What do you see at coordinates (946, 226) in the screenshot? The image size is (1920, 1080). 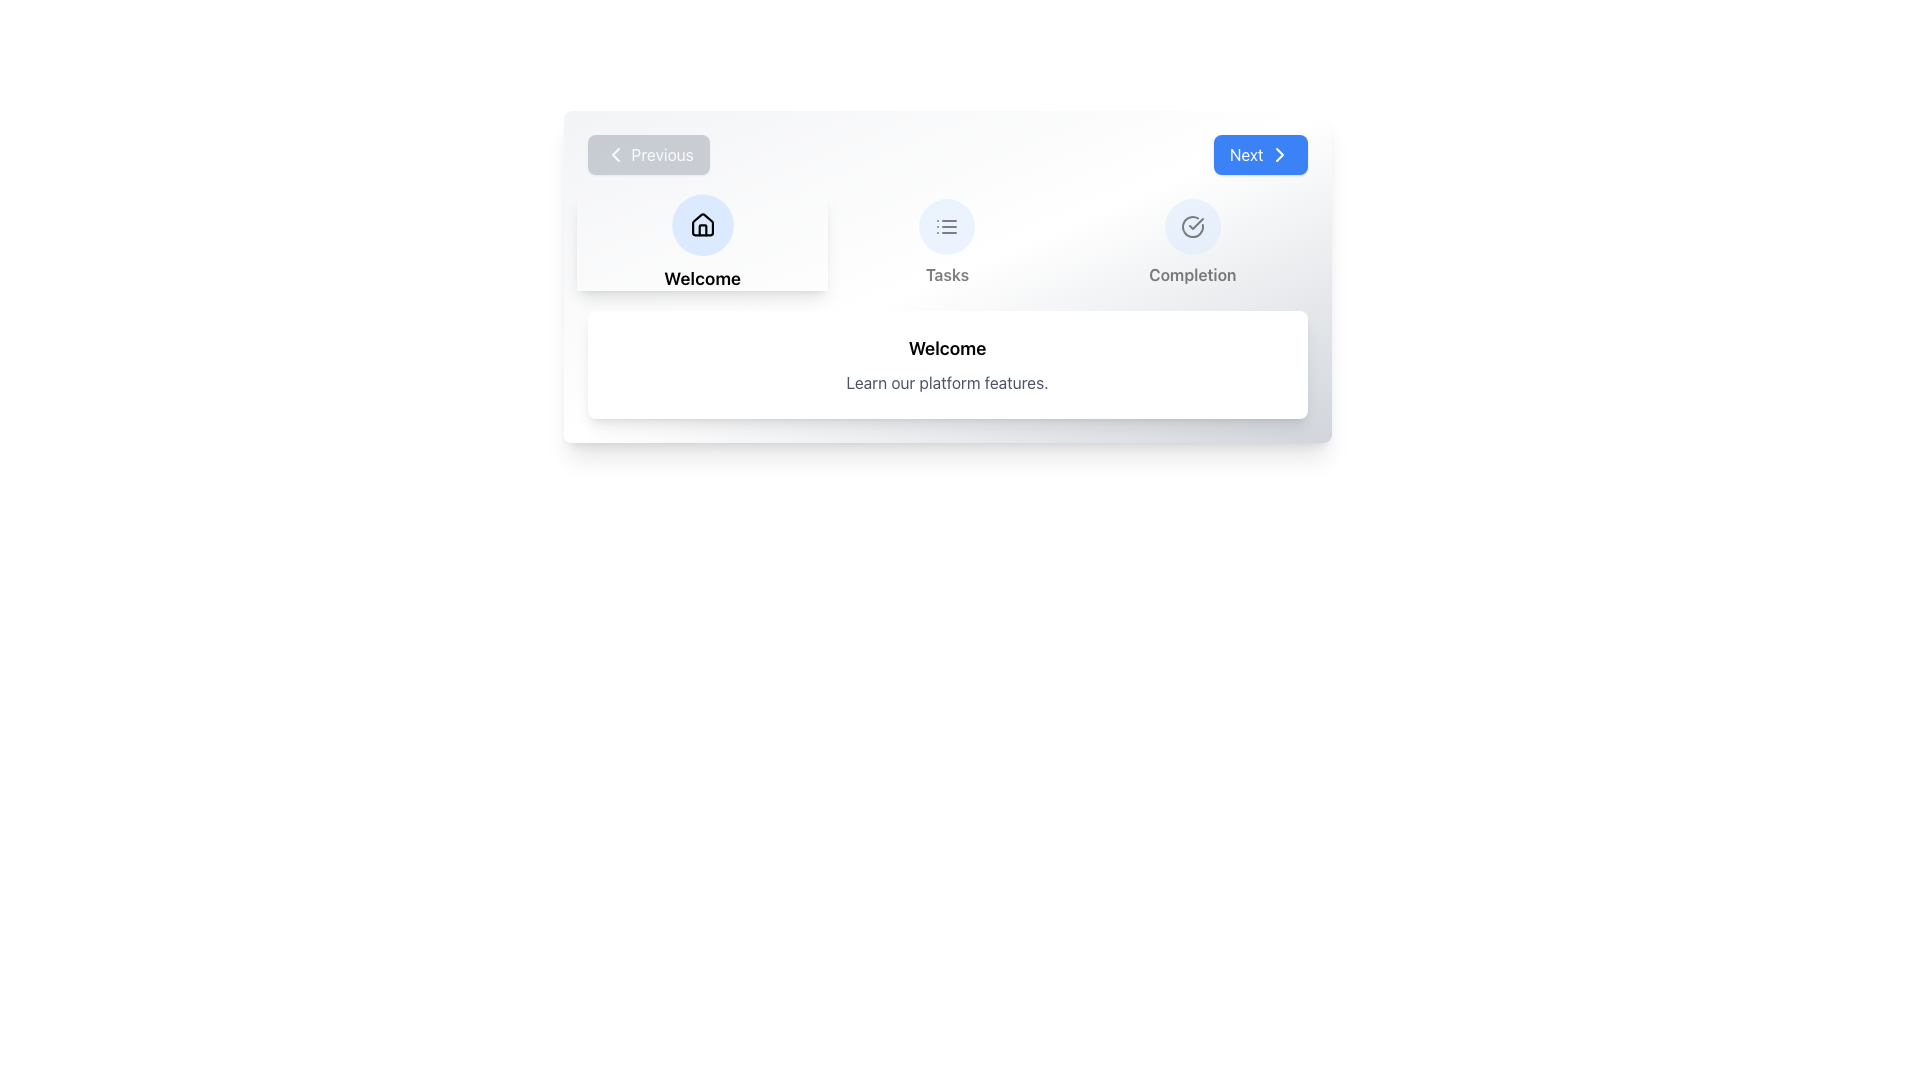 I see `the icon button located in the top-center of the interface` at bounding box center [946, 226].